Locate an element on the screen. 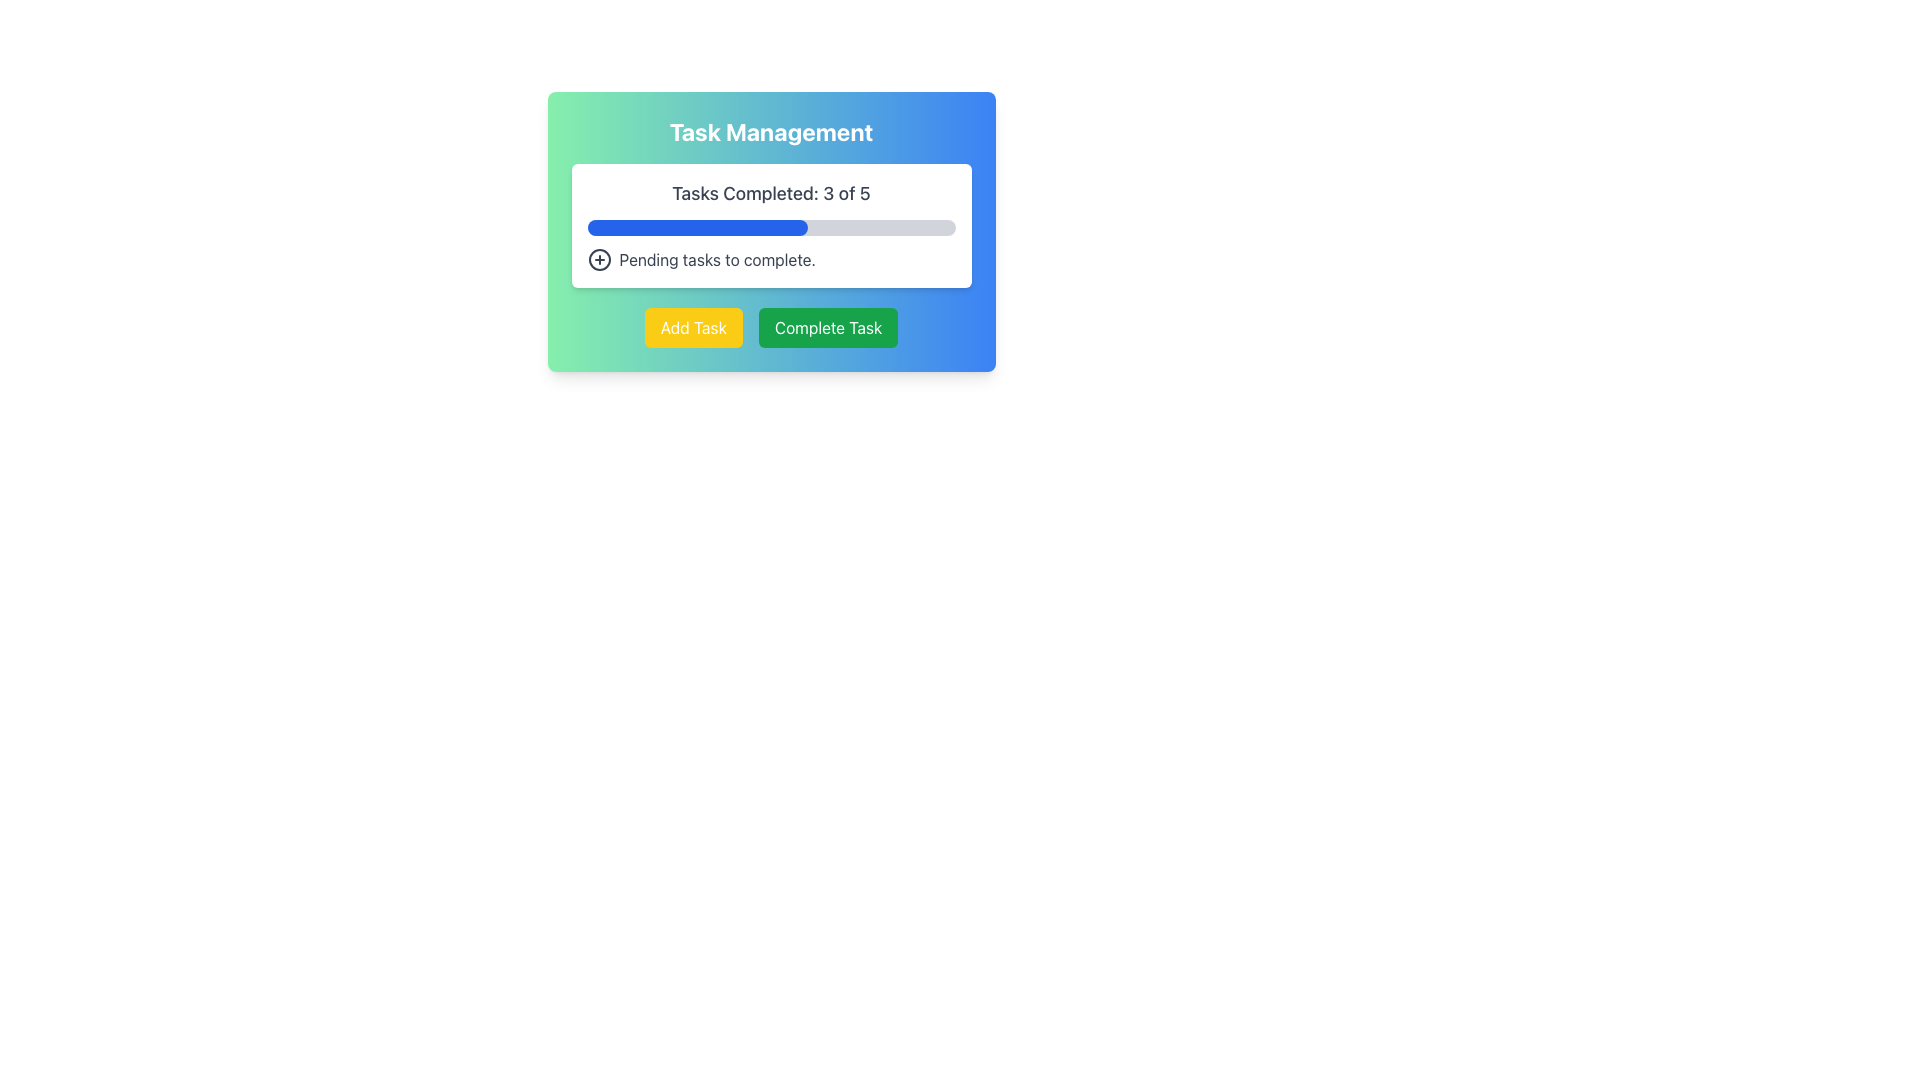 This screenshot has height=1080, width=1920. task information by interacting with the 'Task Management' panel which displays progress and task options is located at coordinates (770, 230).